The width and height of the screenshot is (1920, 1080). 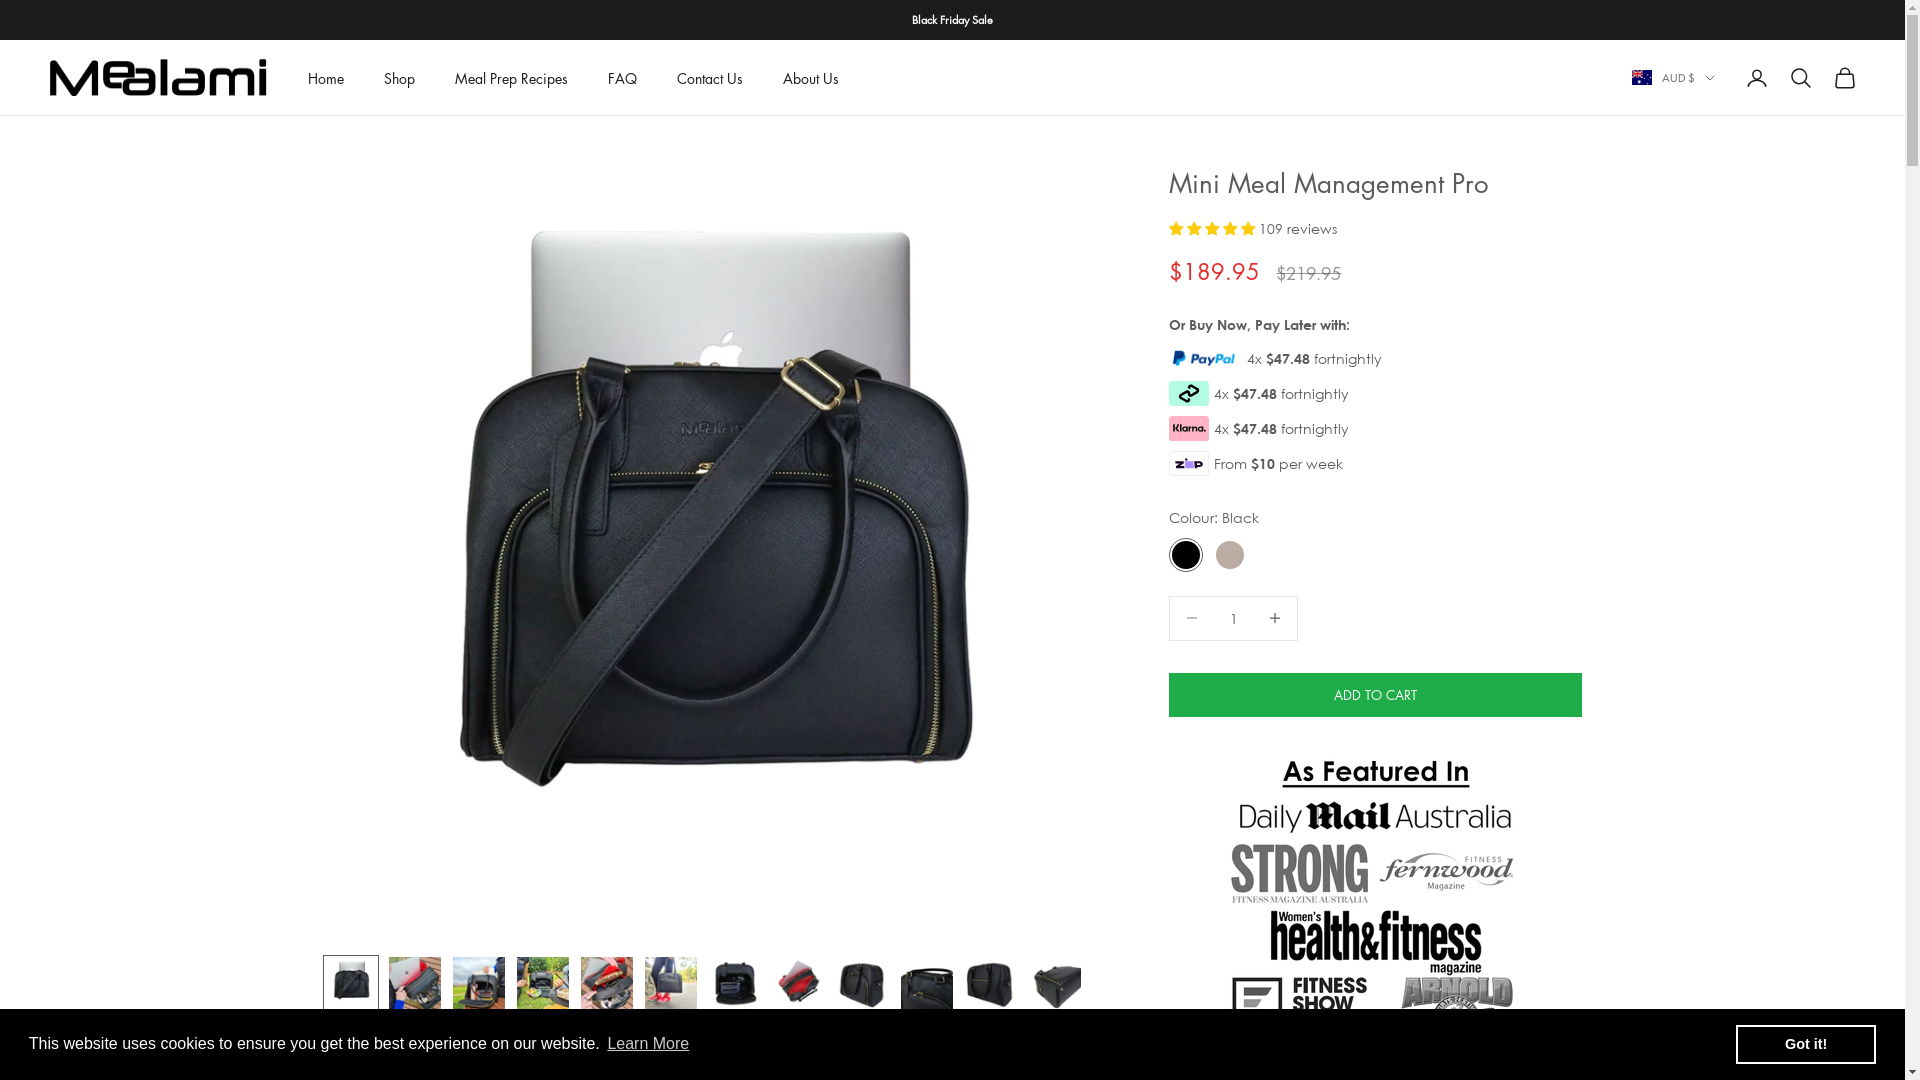 I want to click on 'Home', so click(x=326, y=76).